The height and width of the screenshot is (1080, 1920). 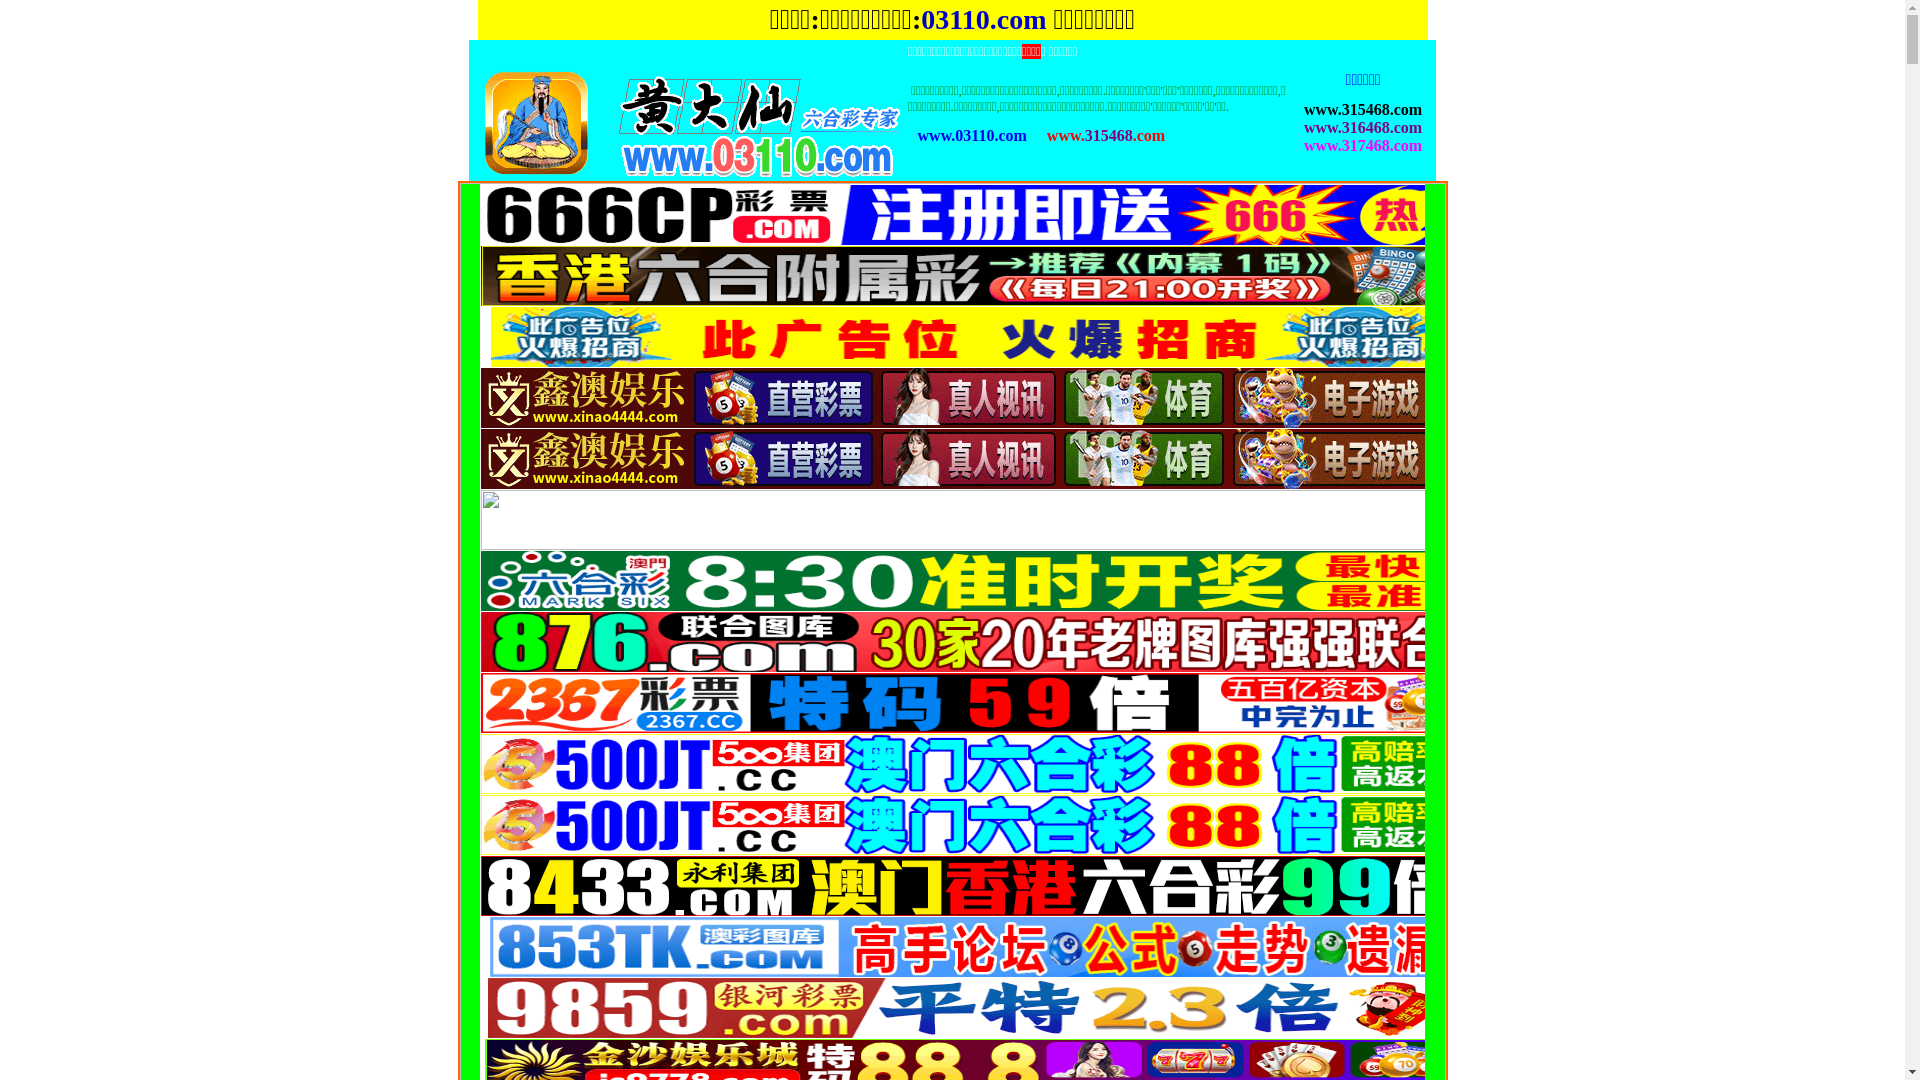 I want to click on 'www.03110.com', so click(x=972, y=135).